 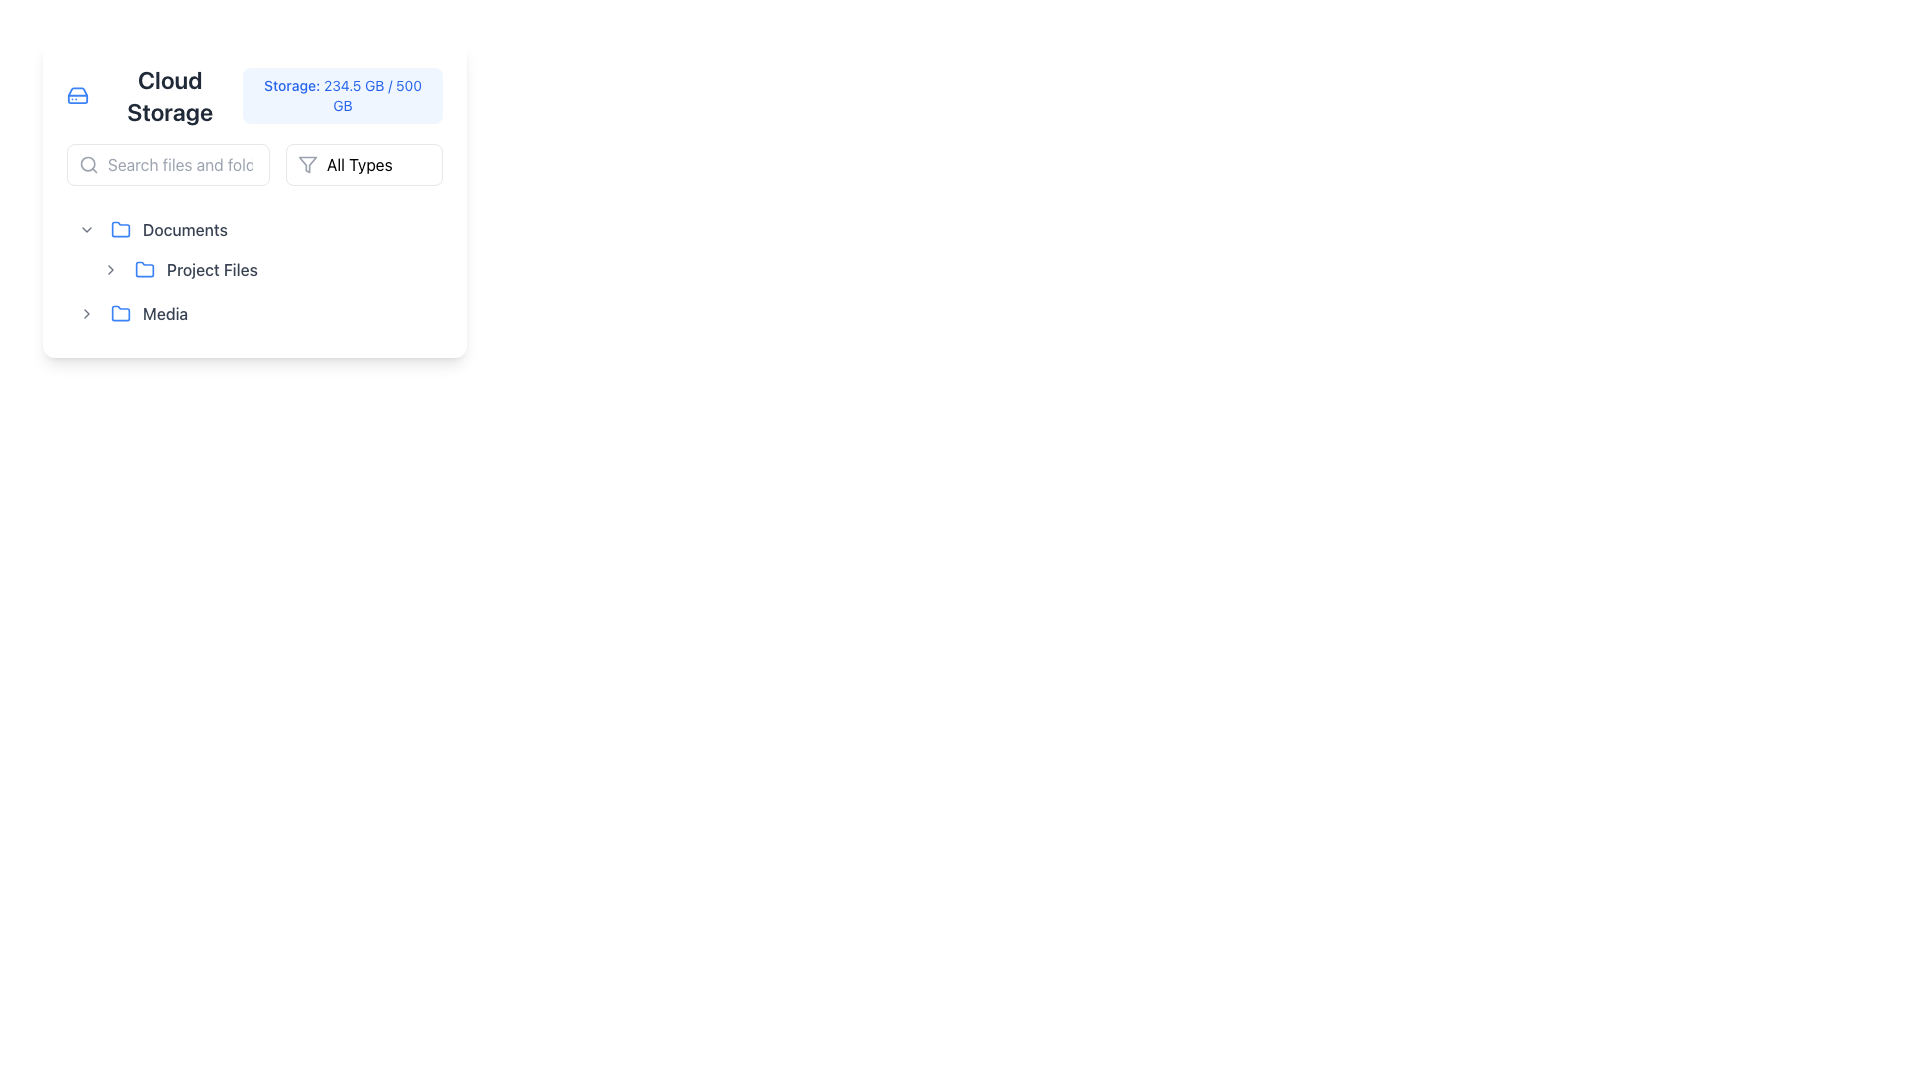 What do you see at coordinates (78, 96) in the screenshot?
I see `the hard drive icon, which is a minimalistic blue rectangular icon located in the upper left corner of the interface next to the 'Cloud Storage' label` at bounding box center [78, 96].